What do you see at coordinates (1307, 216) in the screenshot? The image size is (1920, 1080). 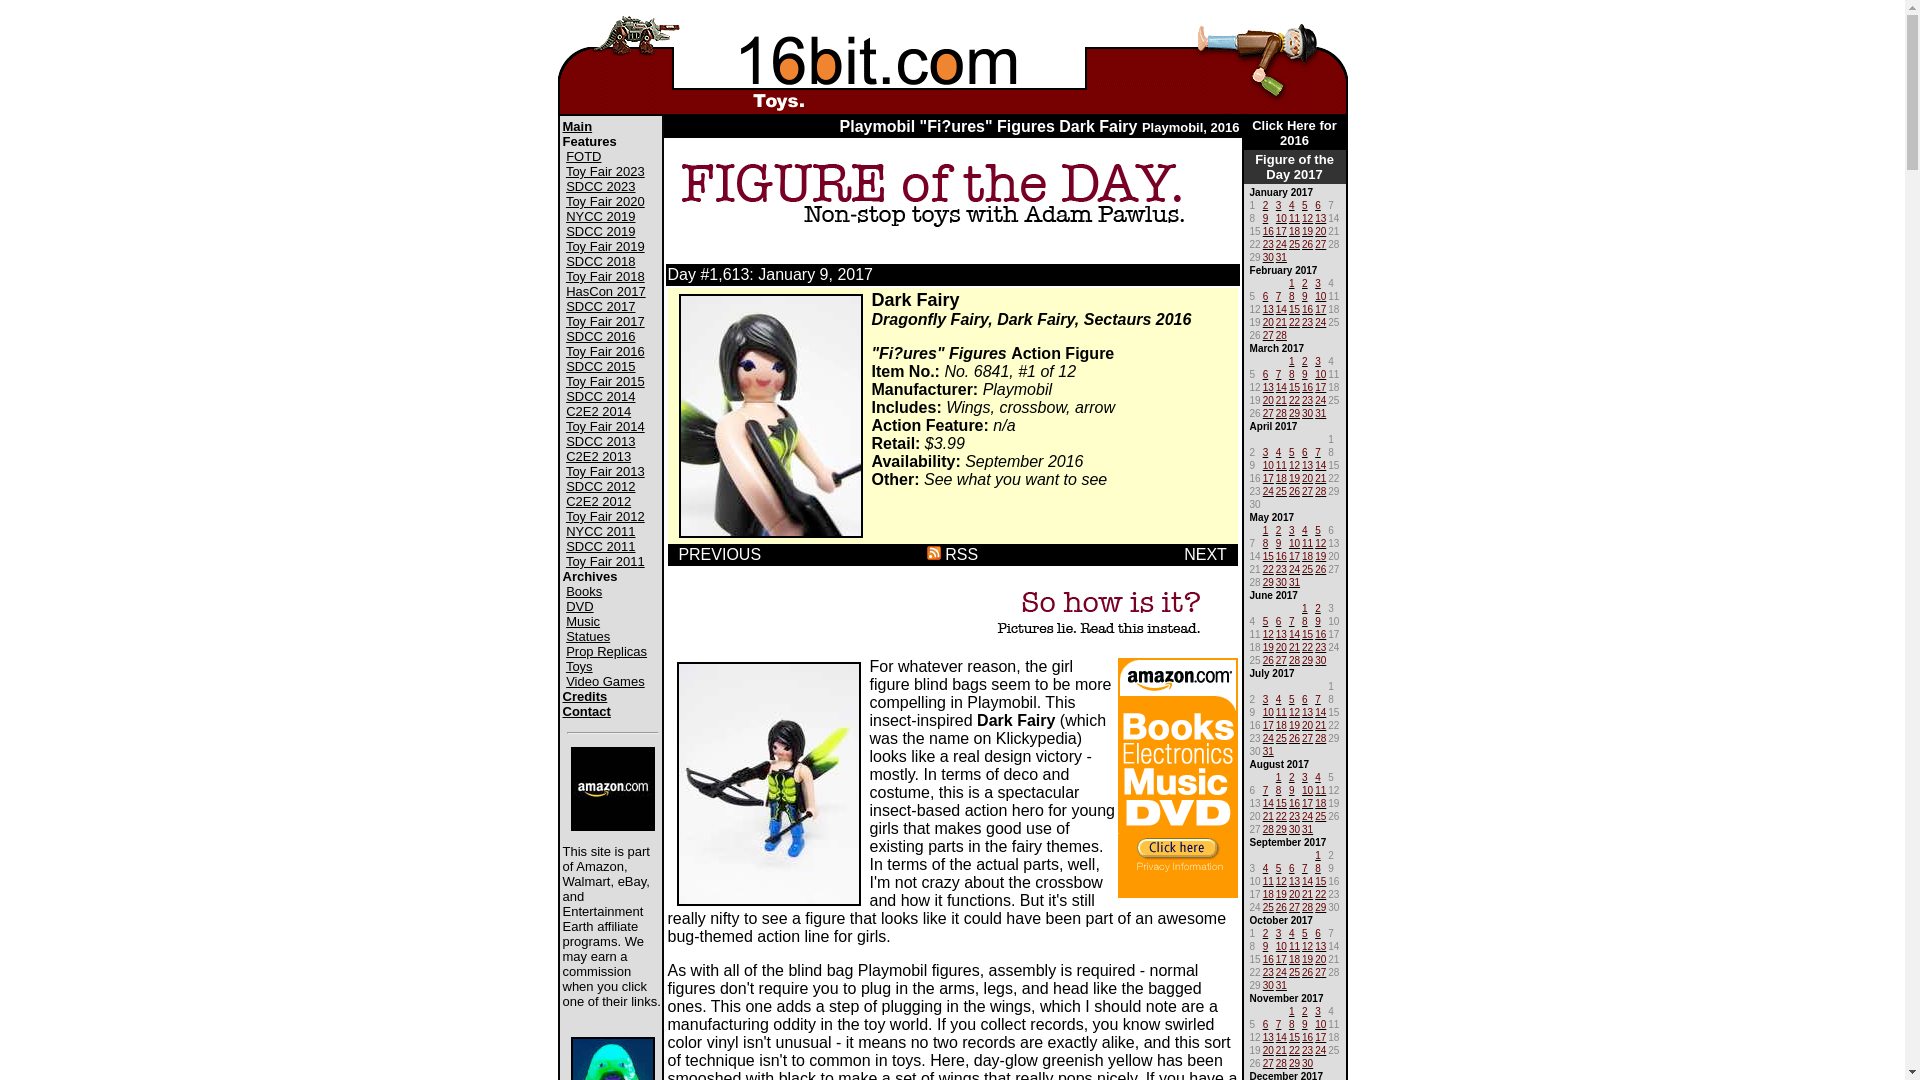 I see `'12'` at bounding box center [1307, 216].